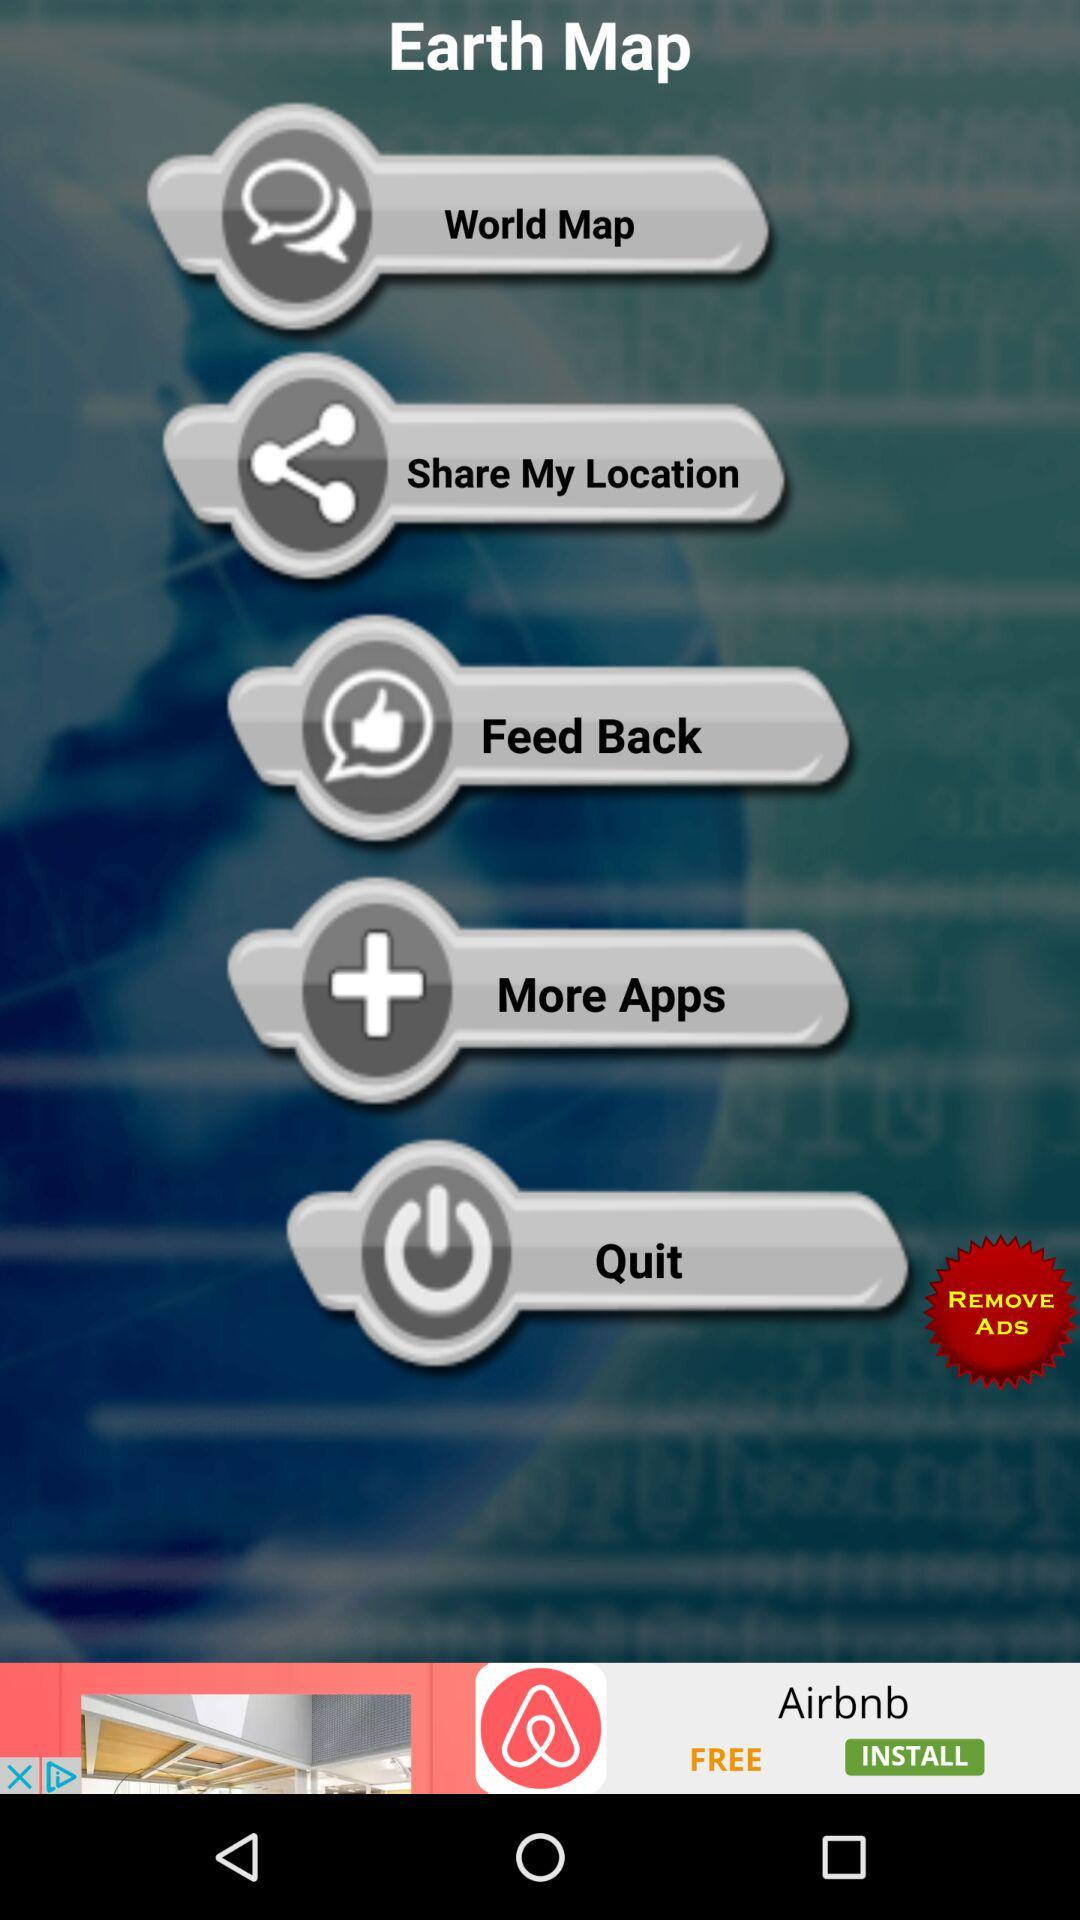  What do you see at coordinates (1001, 1312) in the screenshot?
I see `remove advertisements` at bounding box center [1001, 1312].